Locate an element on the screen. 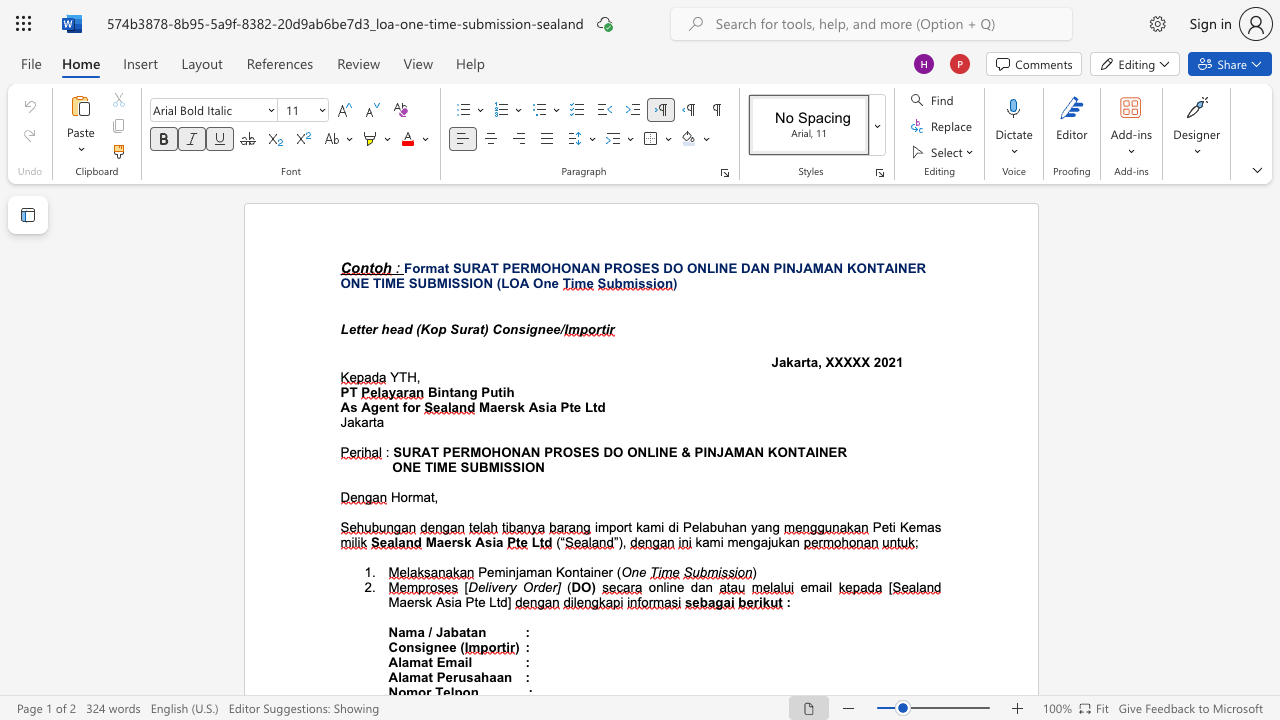 Image resolution: width=1280 pixels, height=720 pixels. the subset text "in" within the text "Peminjaman Kontainer" is located at coordinates (589, 572).